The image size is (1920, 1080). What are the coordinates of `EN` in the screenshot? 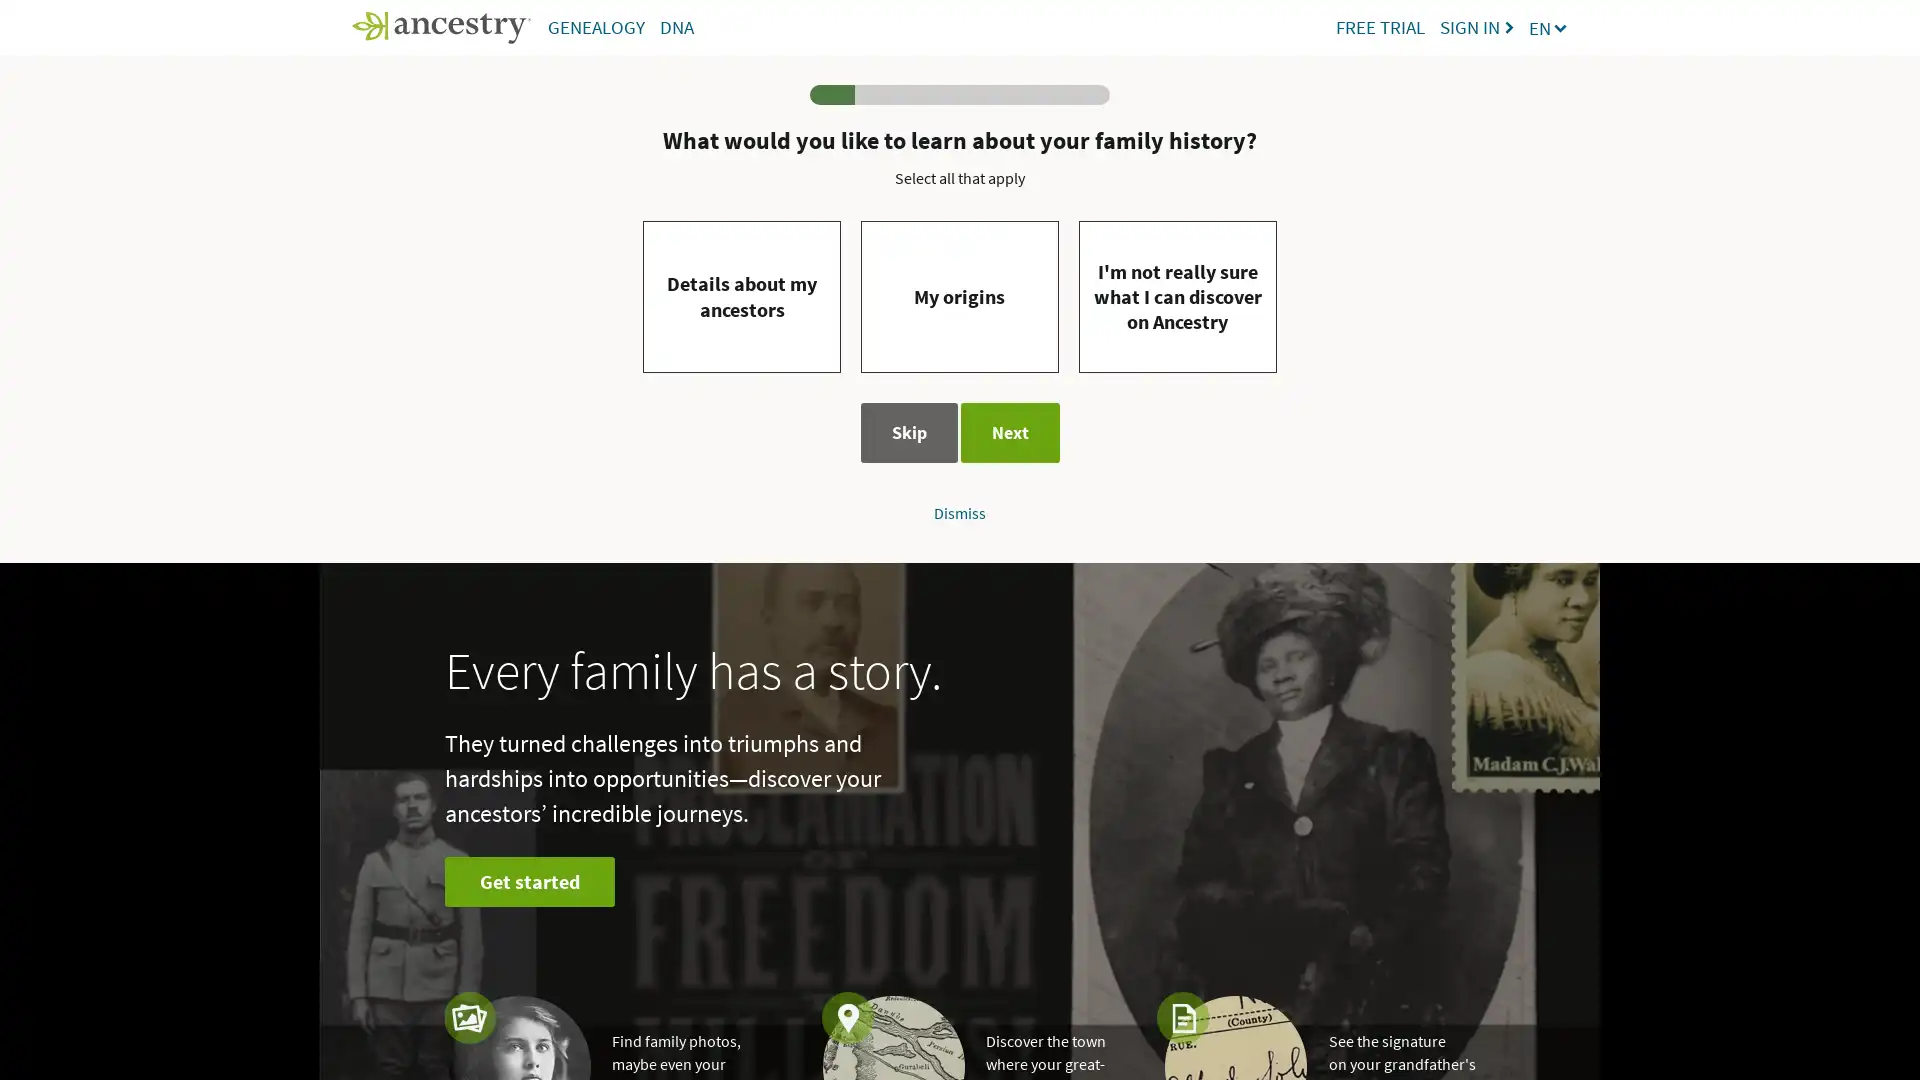 It's located at (1548, 27).